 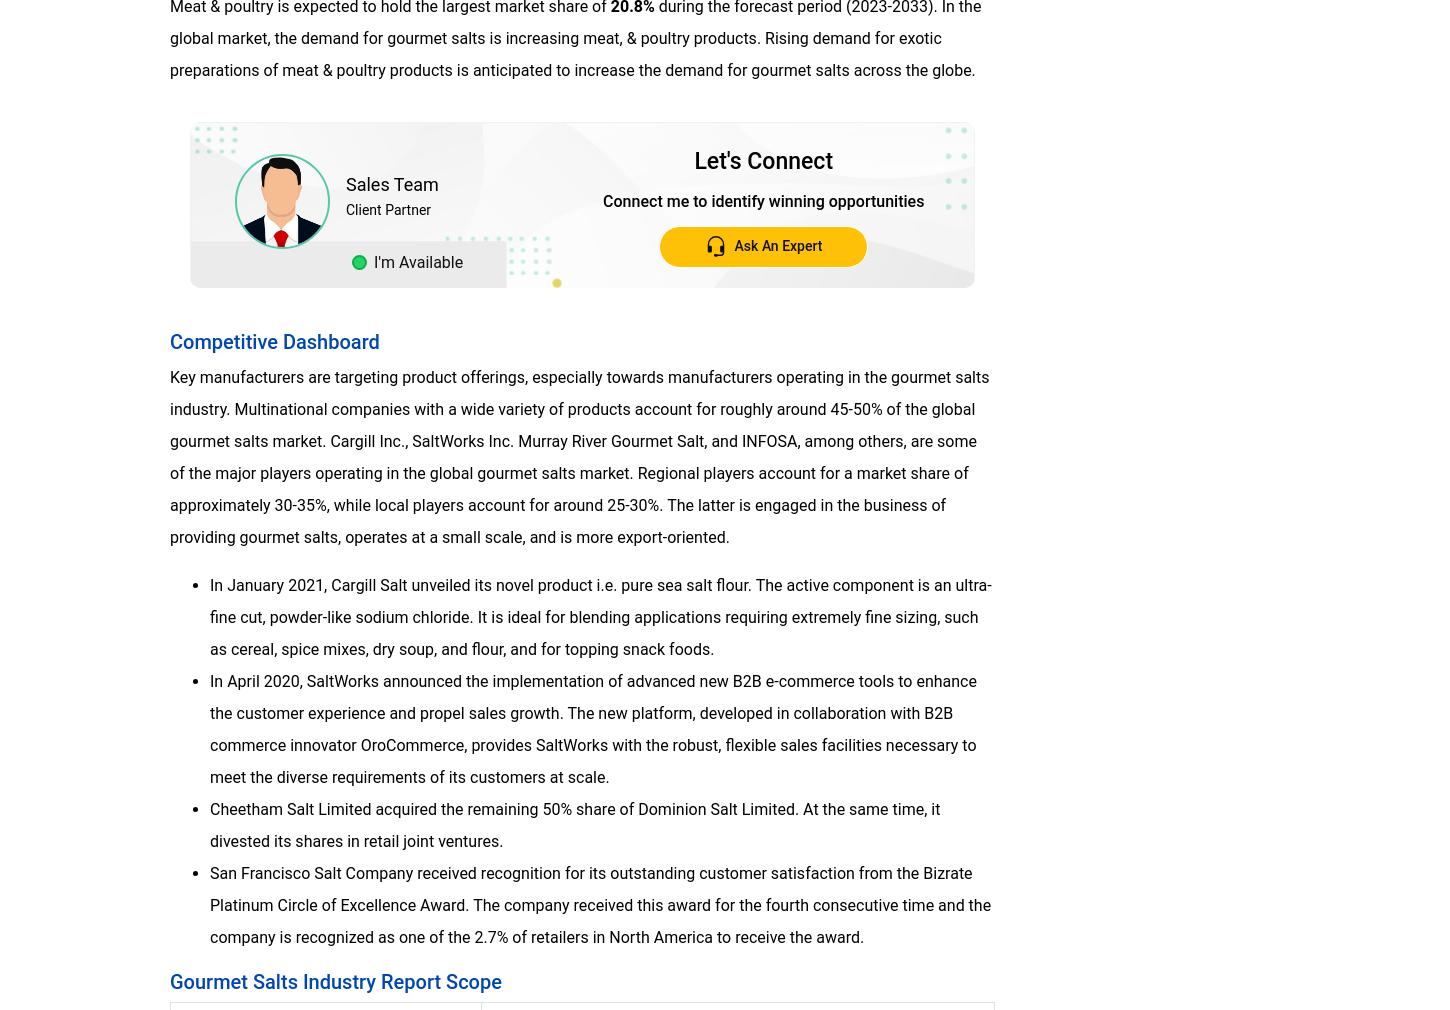 What do you see at coordinates (763, 199) in the screenshot?
I see `'Connect me to identify winning opportunities'` at bounding box center [763, 199].